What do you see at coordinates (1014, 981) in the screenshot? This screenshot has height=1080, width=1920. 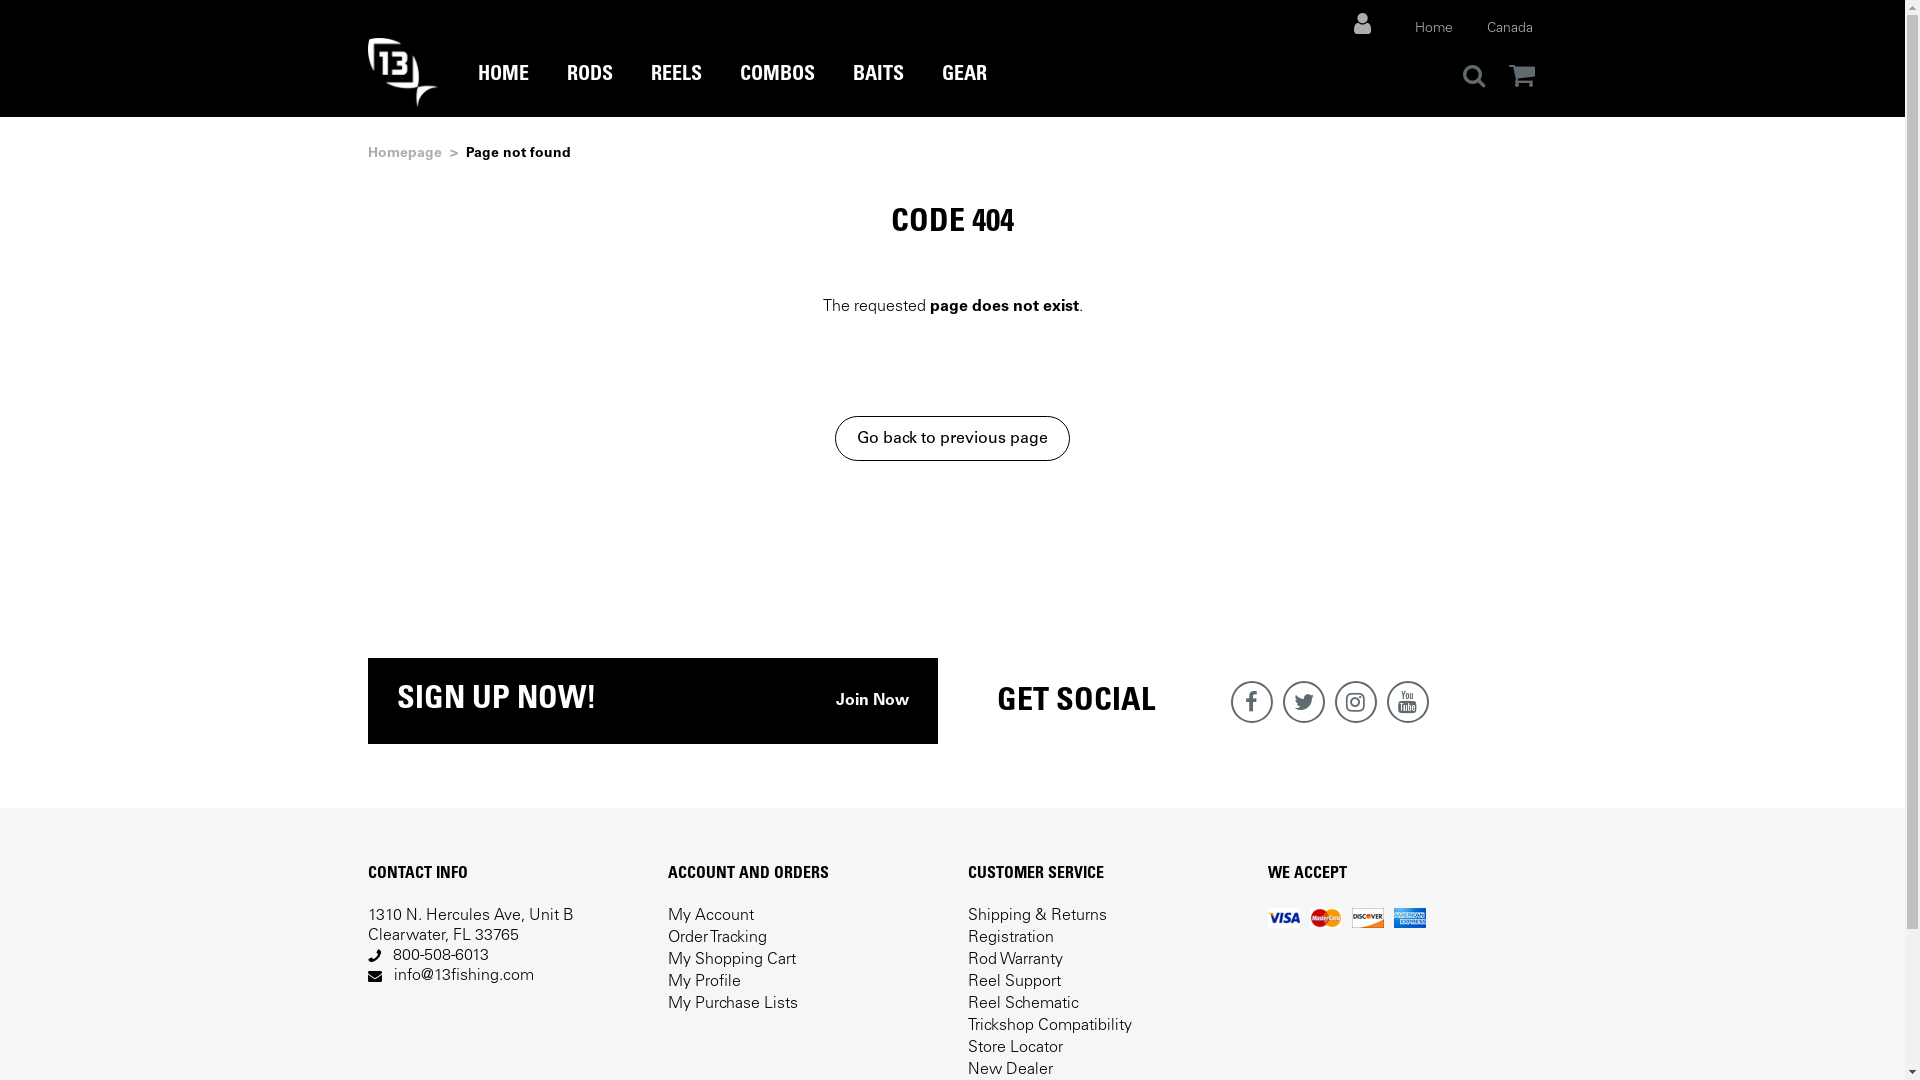 I see `'Reel Support'` at bounding box center [1014, 981].